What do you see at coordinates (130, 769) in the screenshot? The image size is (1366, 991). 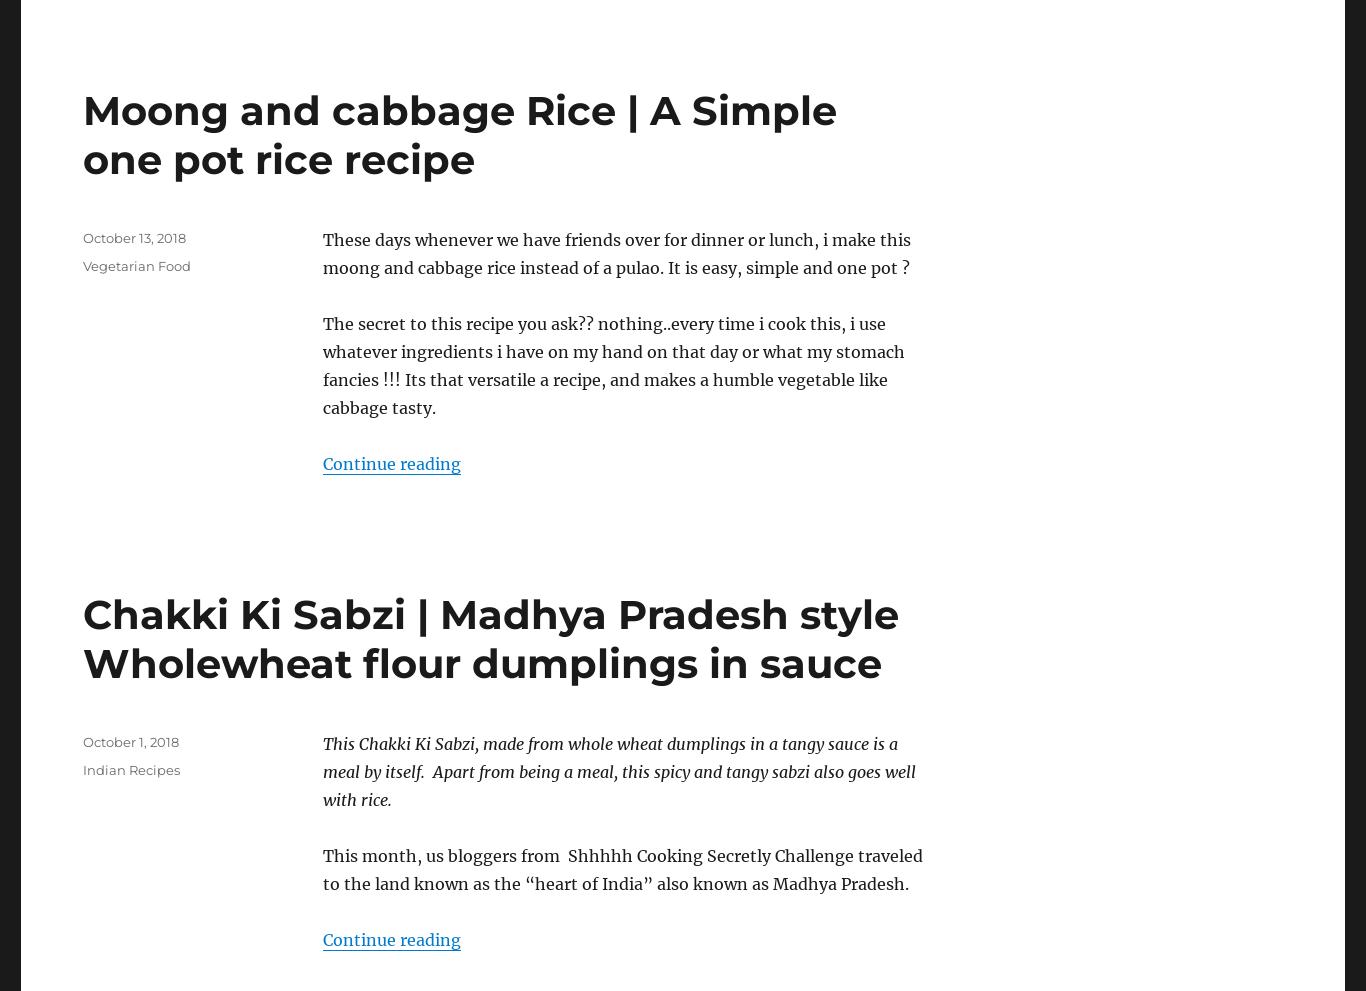 I see `'Indian Recipes'` at bounding box center [130, 769].